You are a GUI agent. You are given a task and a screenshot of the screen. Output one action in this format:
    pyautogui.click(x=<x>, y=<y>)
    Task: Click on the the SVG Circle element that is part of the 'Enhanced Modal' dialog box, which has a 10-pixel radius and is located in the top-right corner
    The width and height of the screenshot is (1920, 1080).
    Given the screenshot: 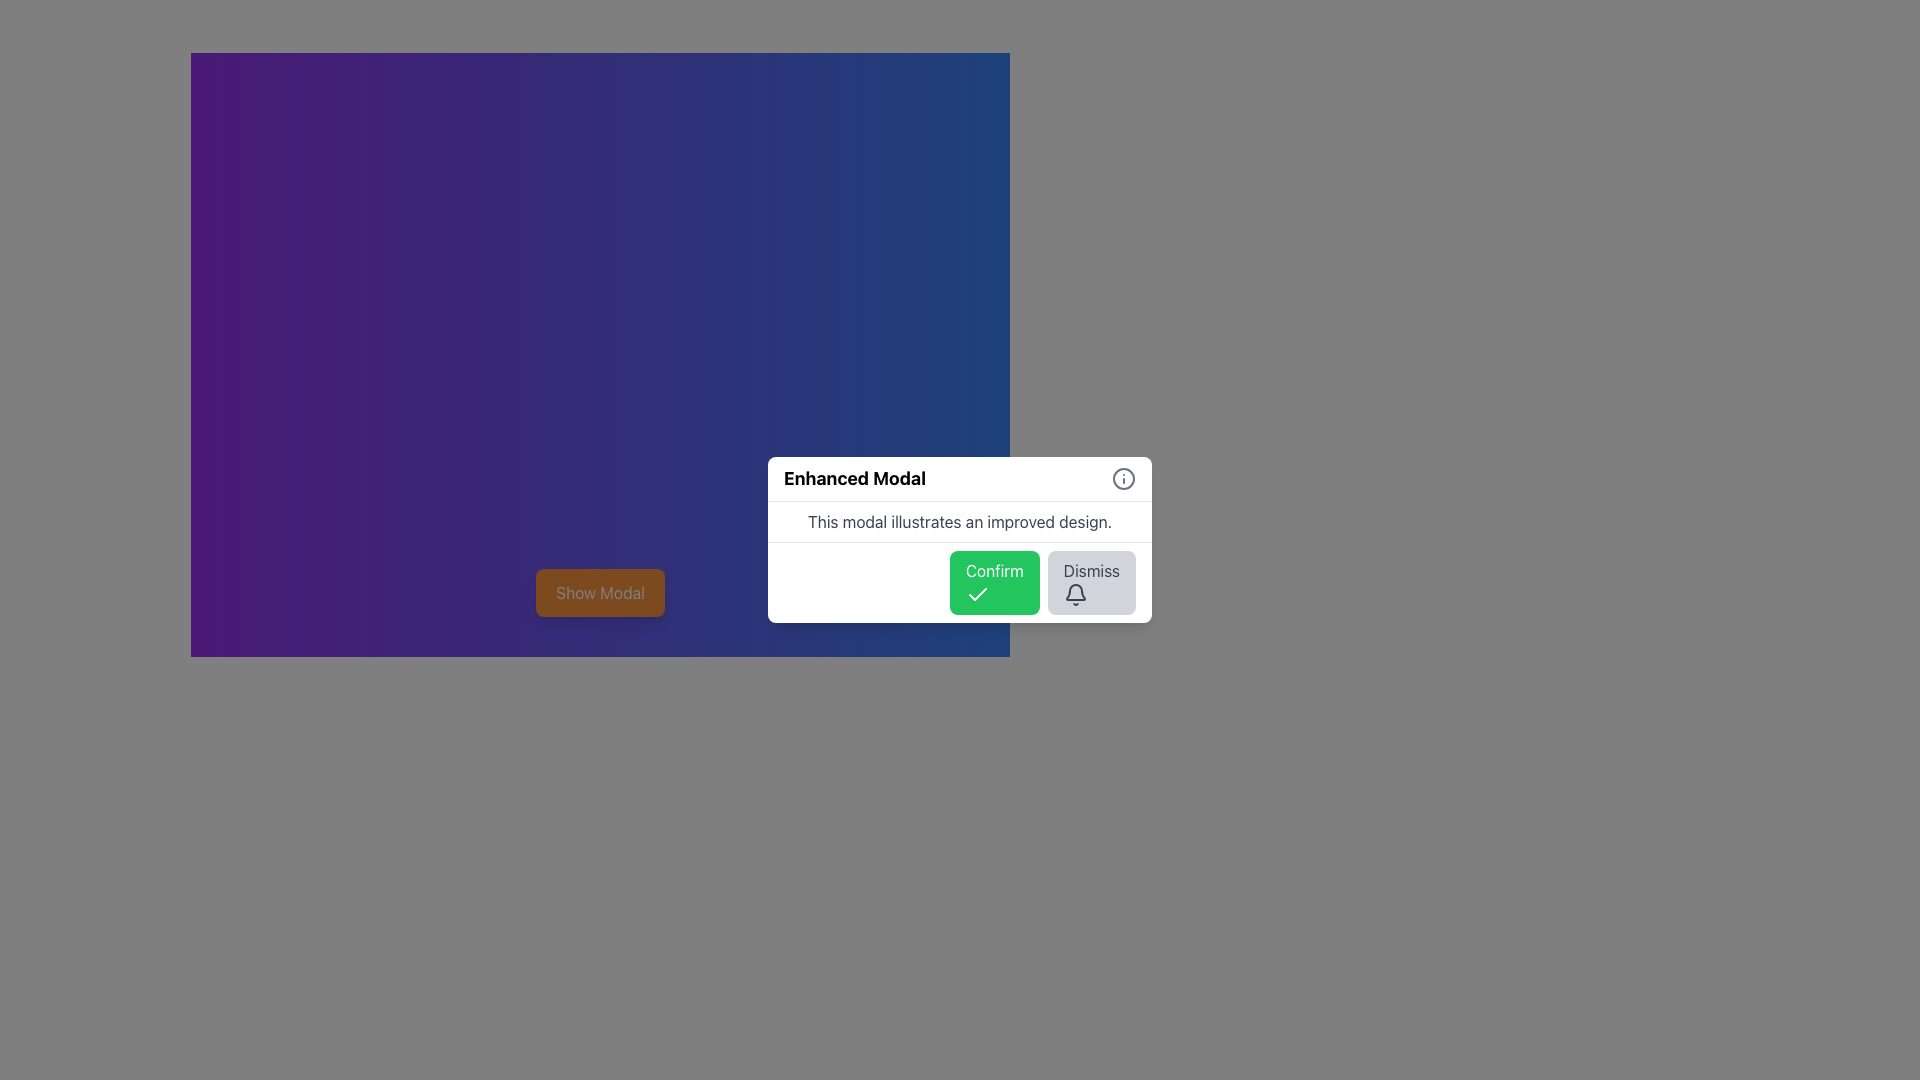 What is the action you would take?
    pyautogui.click(x=1123, y=478)
    